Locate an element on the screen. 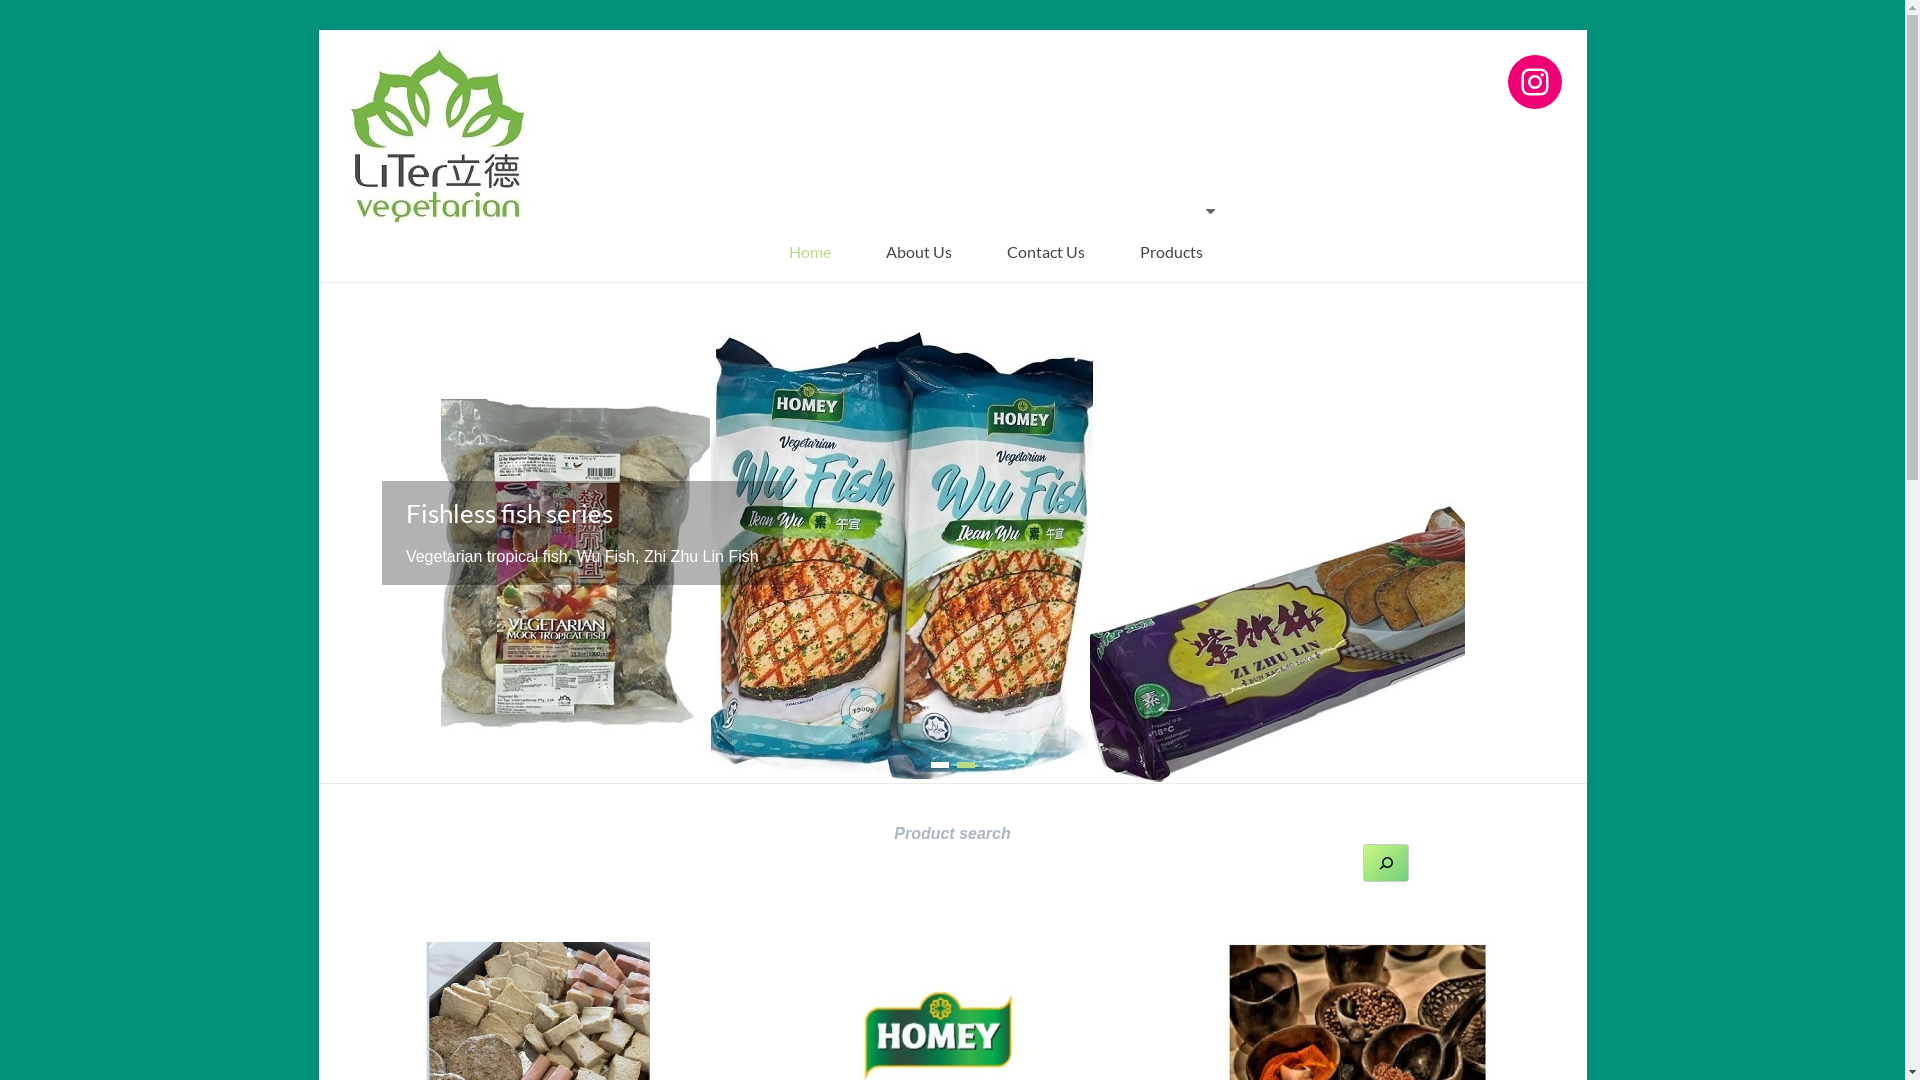  'Home' is located at coordinates (810, 250).